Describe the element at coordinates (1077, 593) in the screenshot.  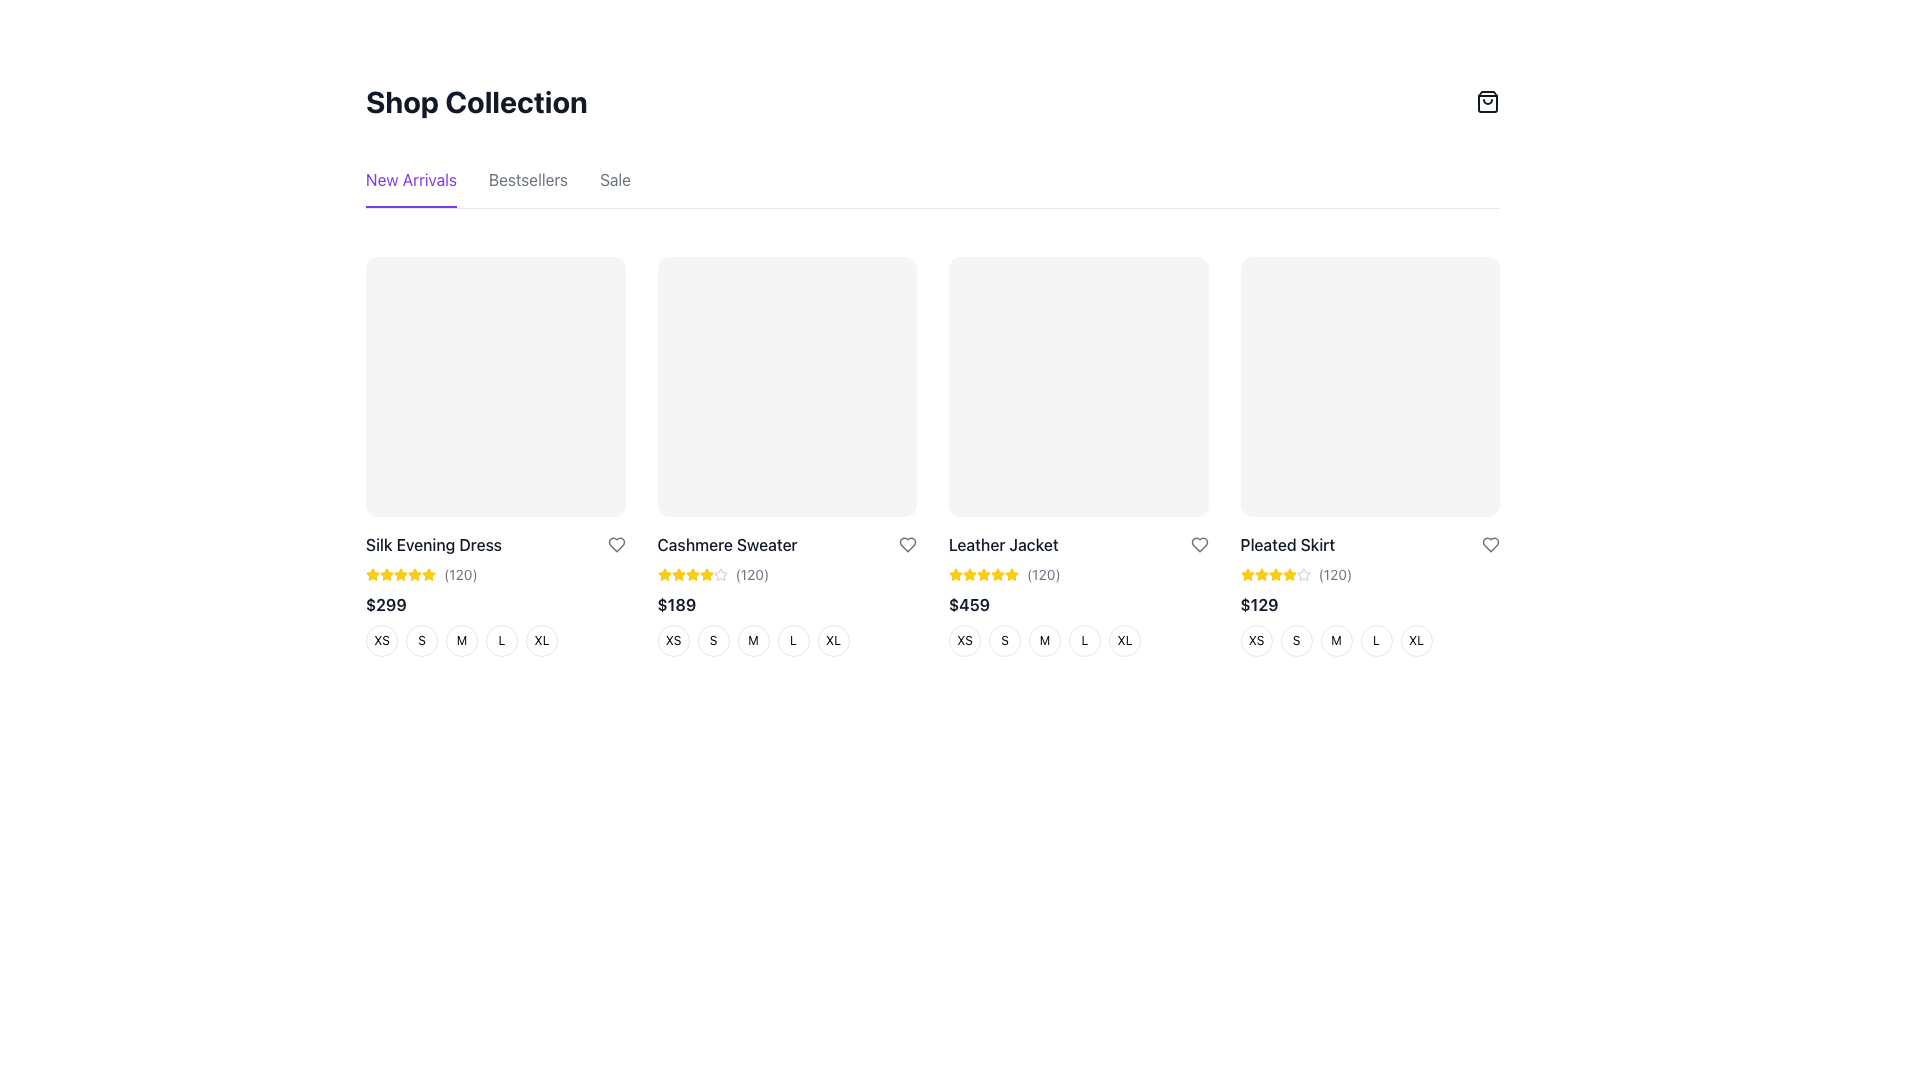
I see `the size option within the Leather Jacket product information card located in the third column of the first row of product listings in the 'New Arrivals' section` at that location.